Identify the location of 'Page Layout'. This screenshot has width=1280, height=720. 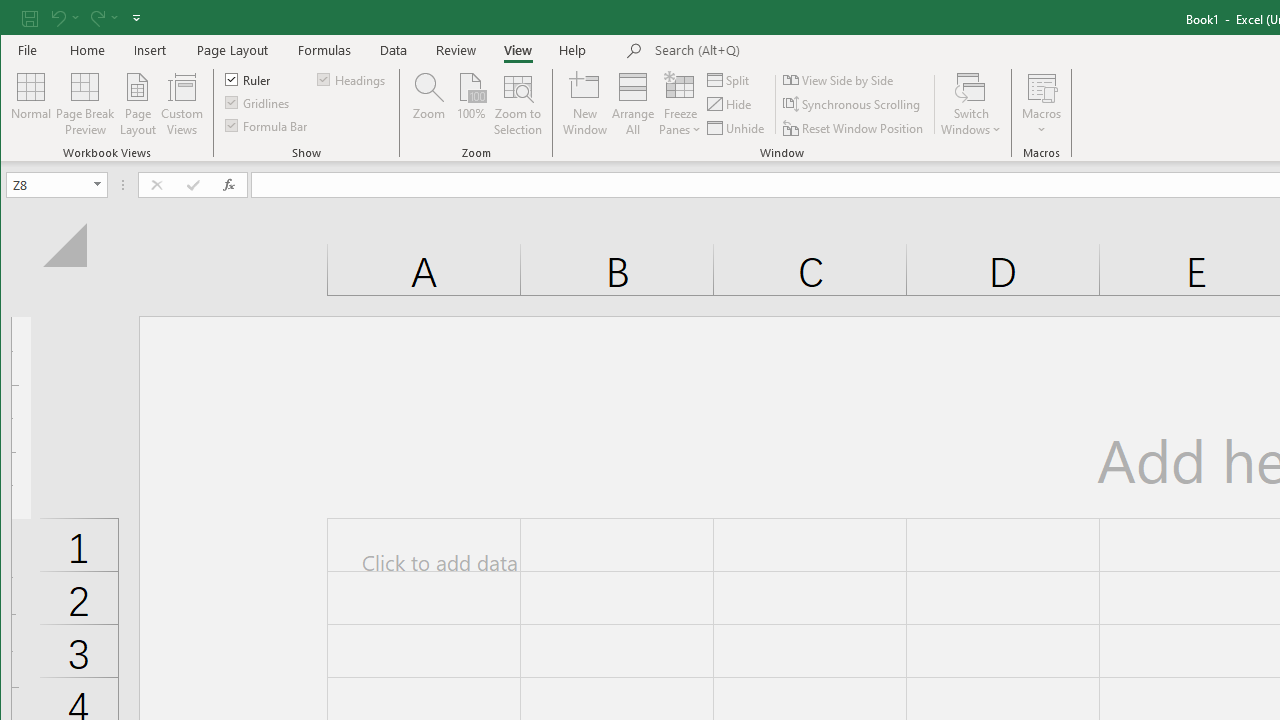
(232, 49).